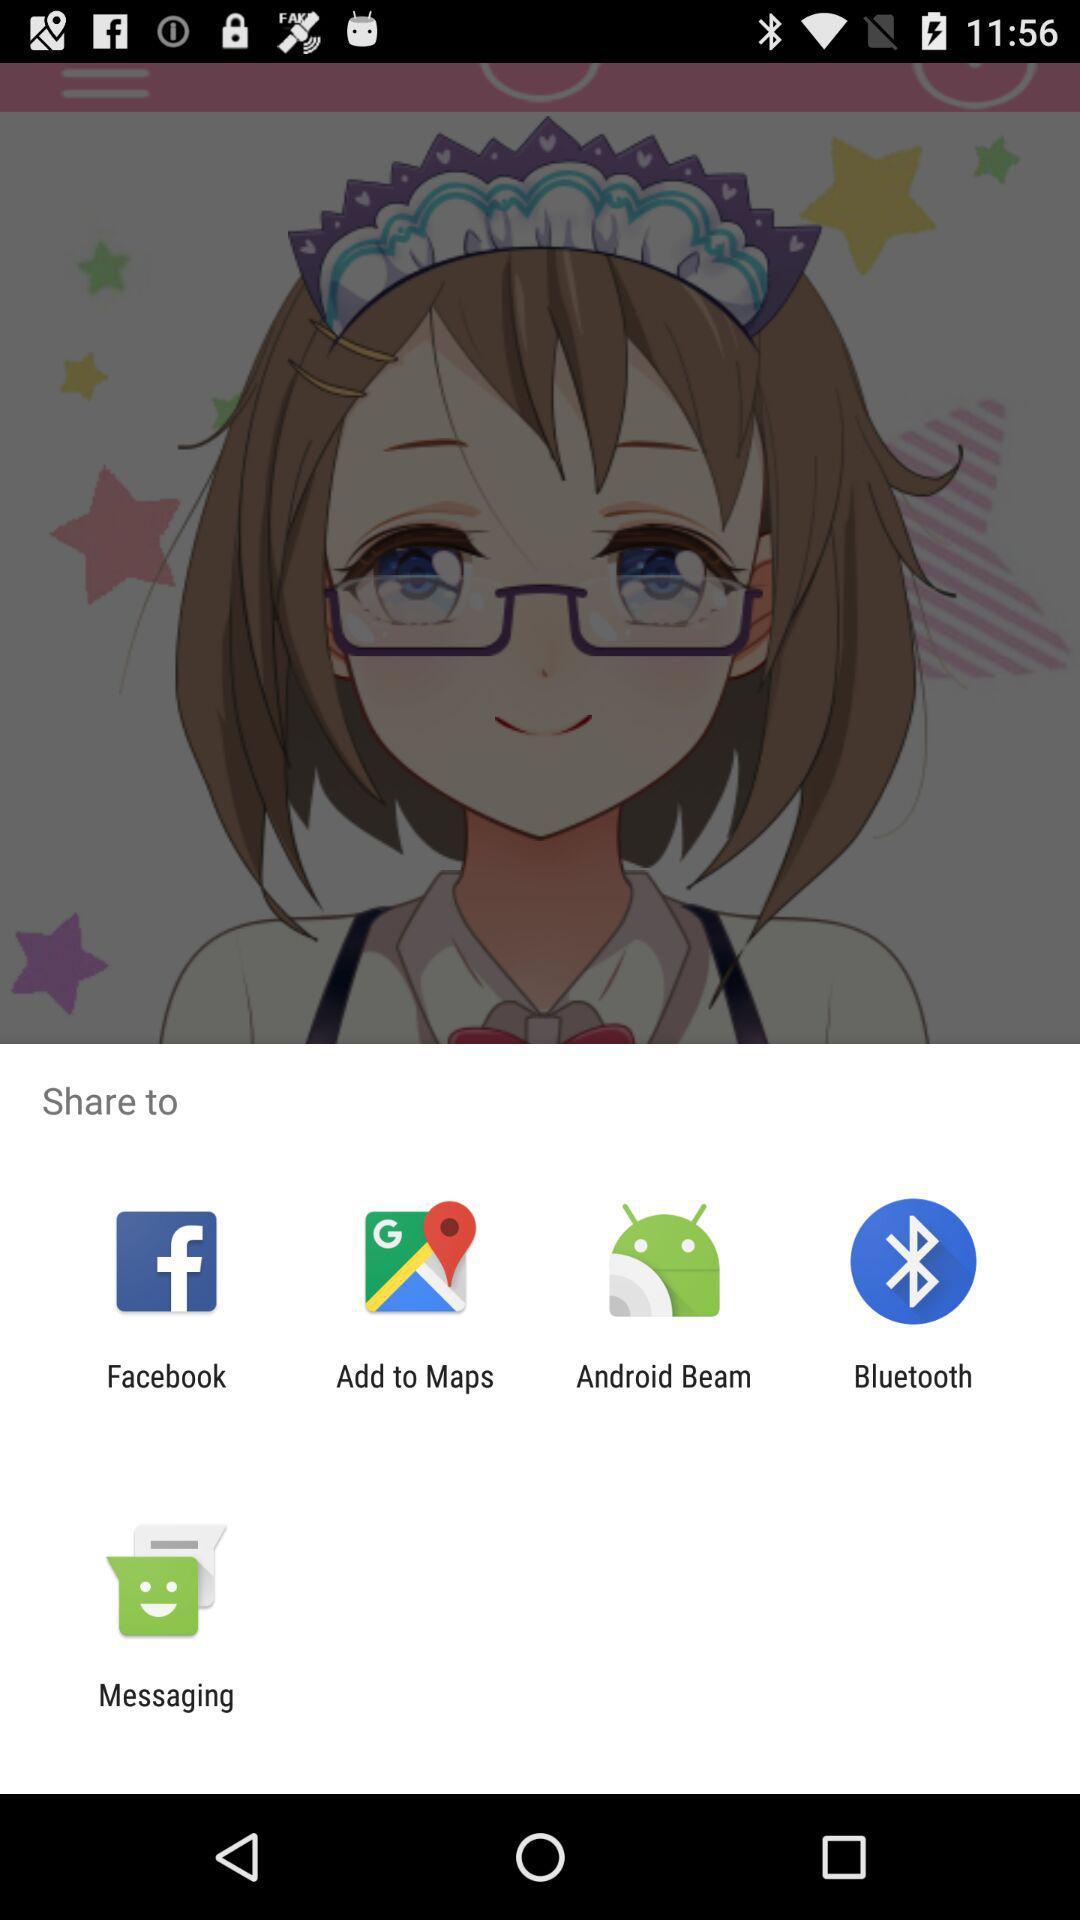 The width and height of the screenshot is (1080, 1920). What do you see at coordinates (664, 1392) in the screenshot?
I see `the app to the left of the bluetooth` at bounding box center [664, 1392].